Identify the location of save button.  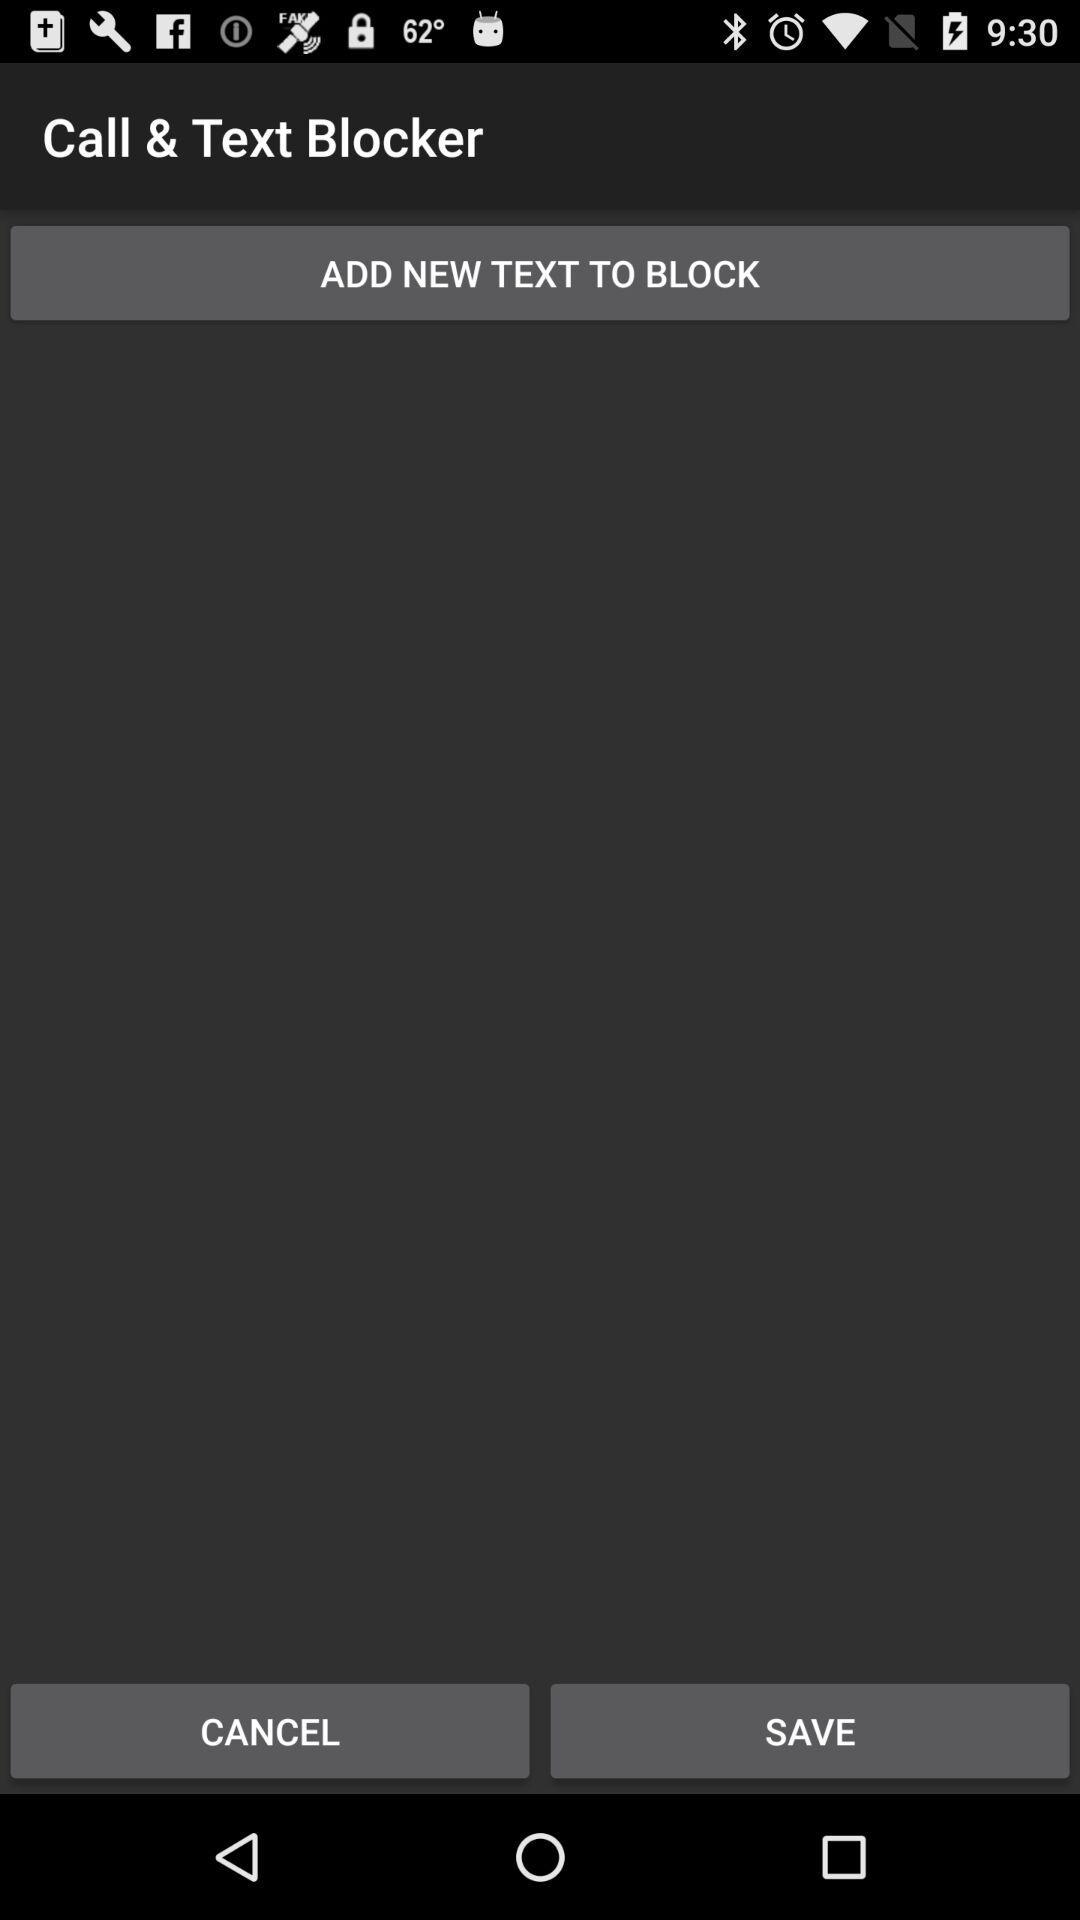
(810, 1730).